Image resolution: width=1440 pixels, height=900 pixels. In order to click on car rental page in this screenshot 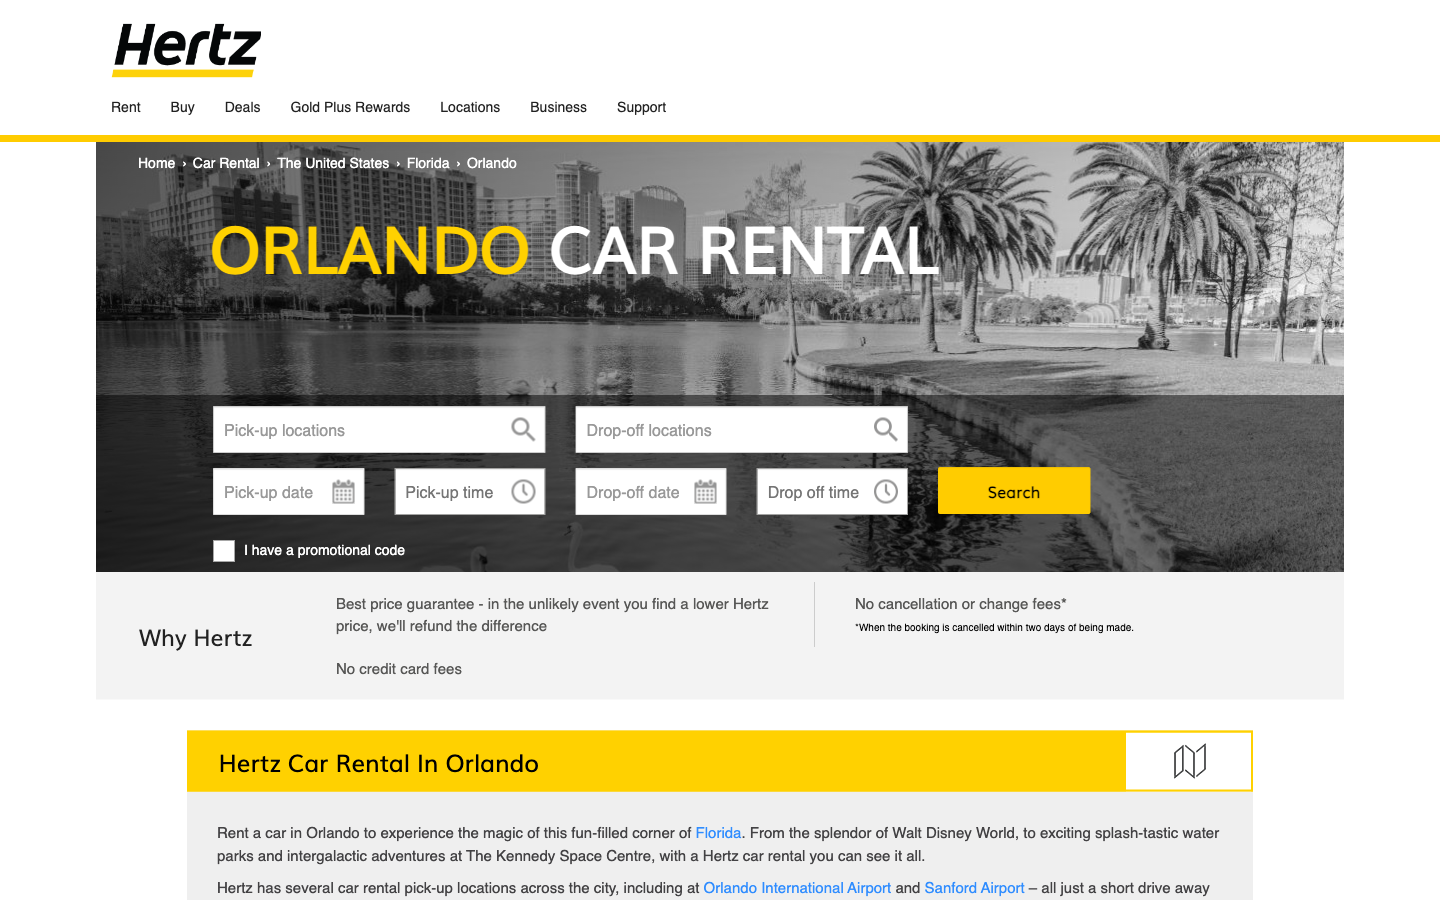, I will do `click(226, 162)`.